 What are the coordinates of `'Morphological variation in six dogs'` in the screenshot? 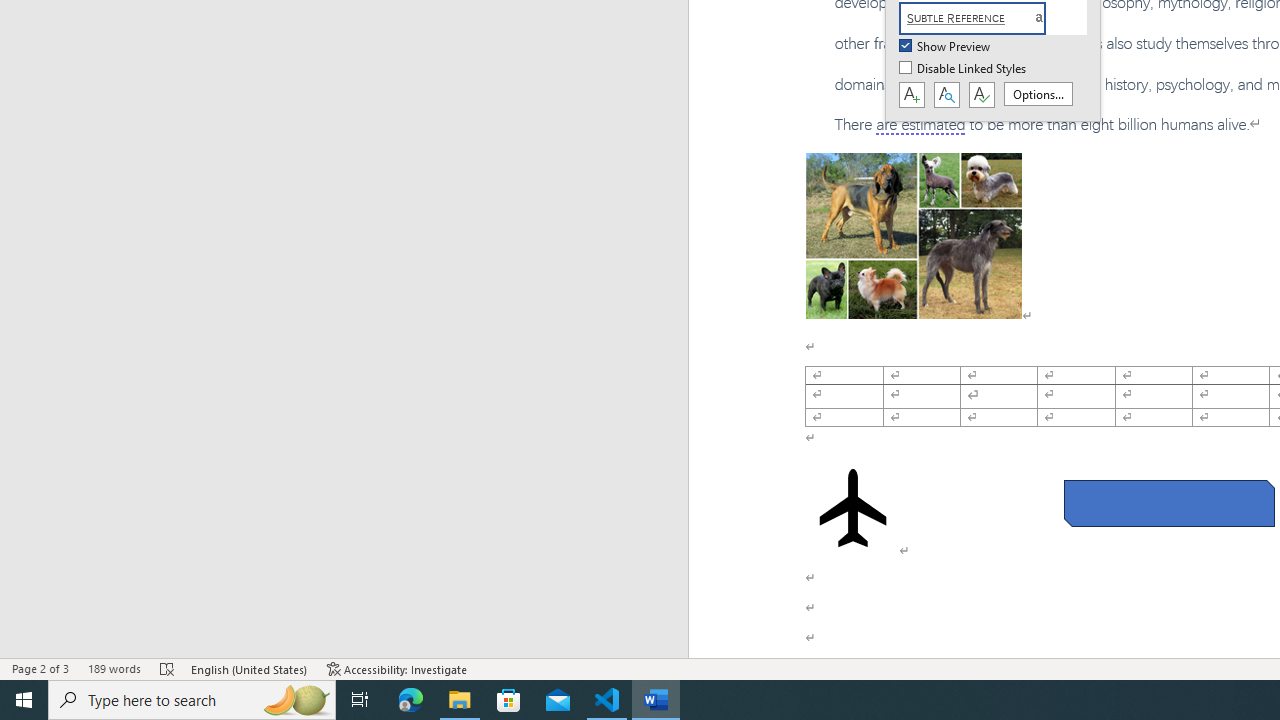 It's located at (912, 234).